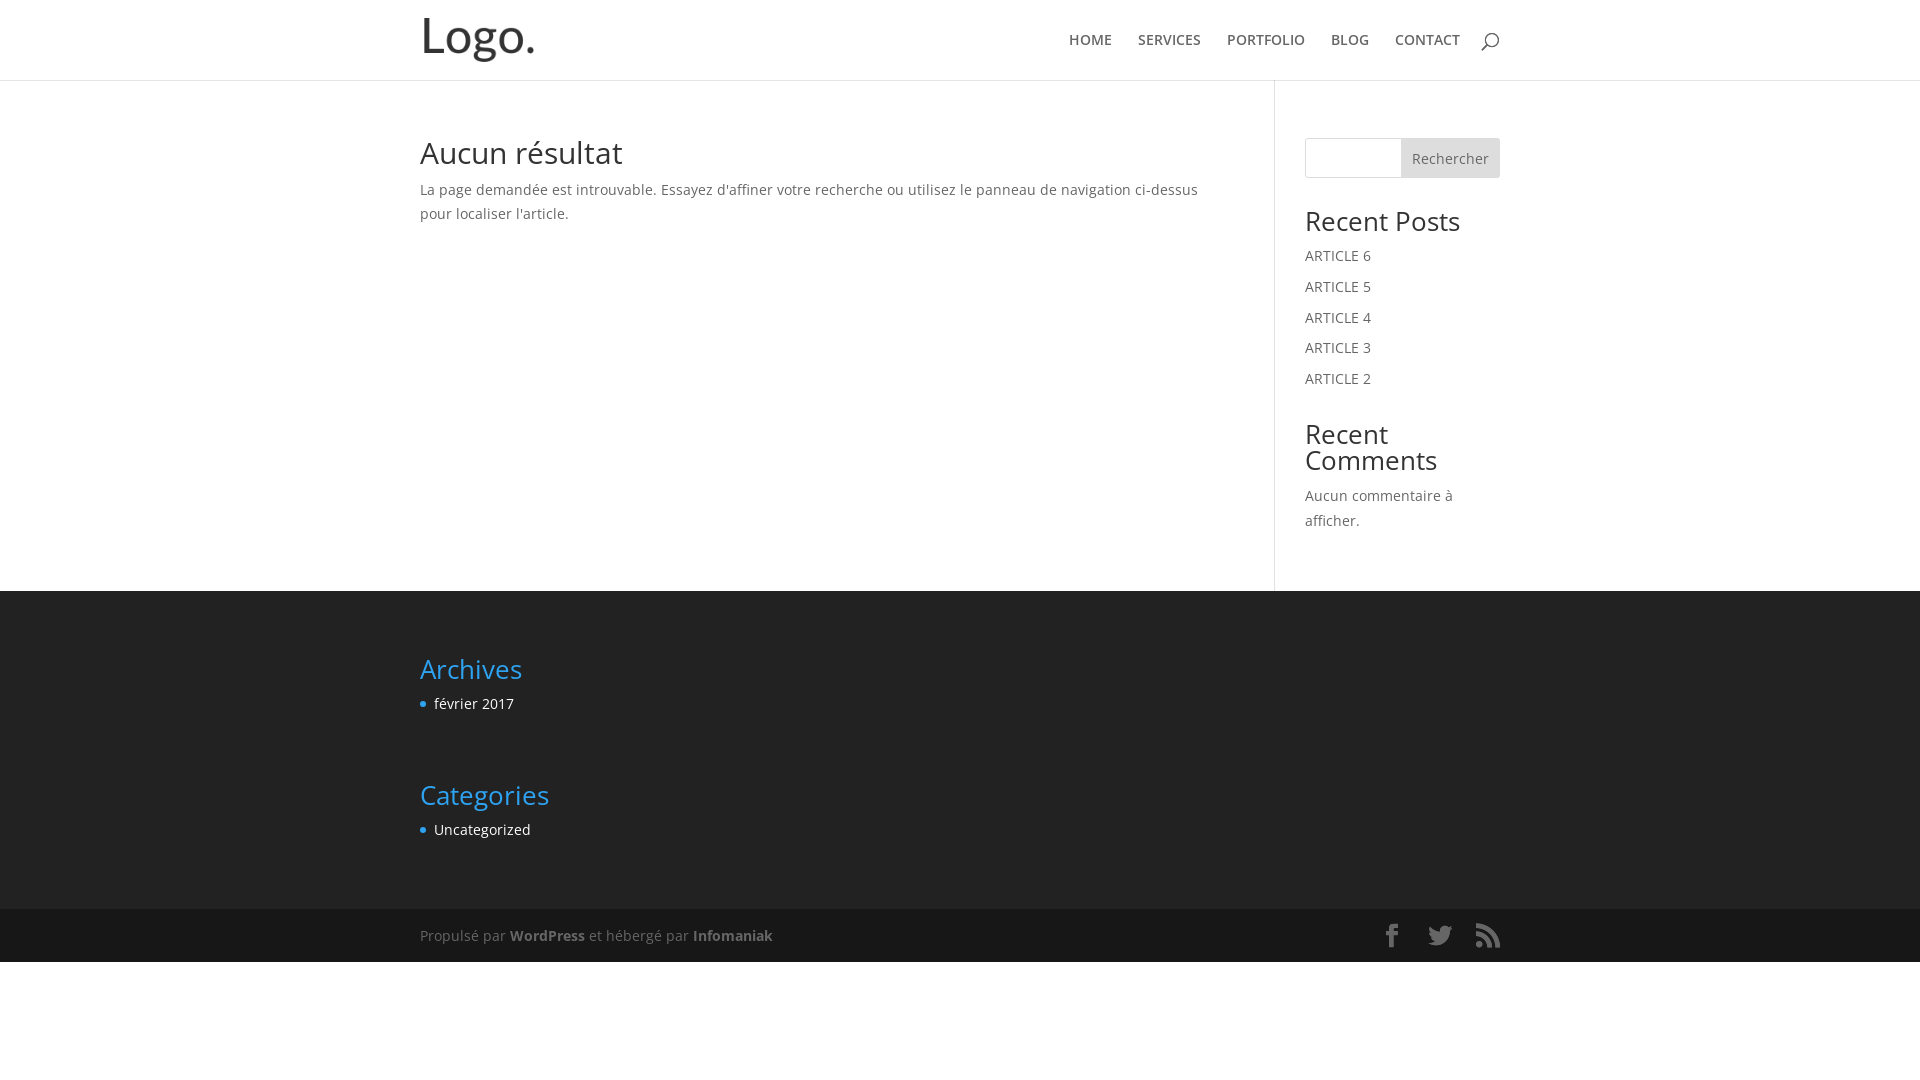 Image resolution: width=1920 pixels, height=1080 pixels. What do you see at coordinates (1426, 55) in the screenshot?
I see `'CONTACT'` at bounding box center [1426, 55].